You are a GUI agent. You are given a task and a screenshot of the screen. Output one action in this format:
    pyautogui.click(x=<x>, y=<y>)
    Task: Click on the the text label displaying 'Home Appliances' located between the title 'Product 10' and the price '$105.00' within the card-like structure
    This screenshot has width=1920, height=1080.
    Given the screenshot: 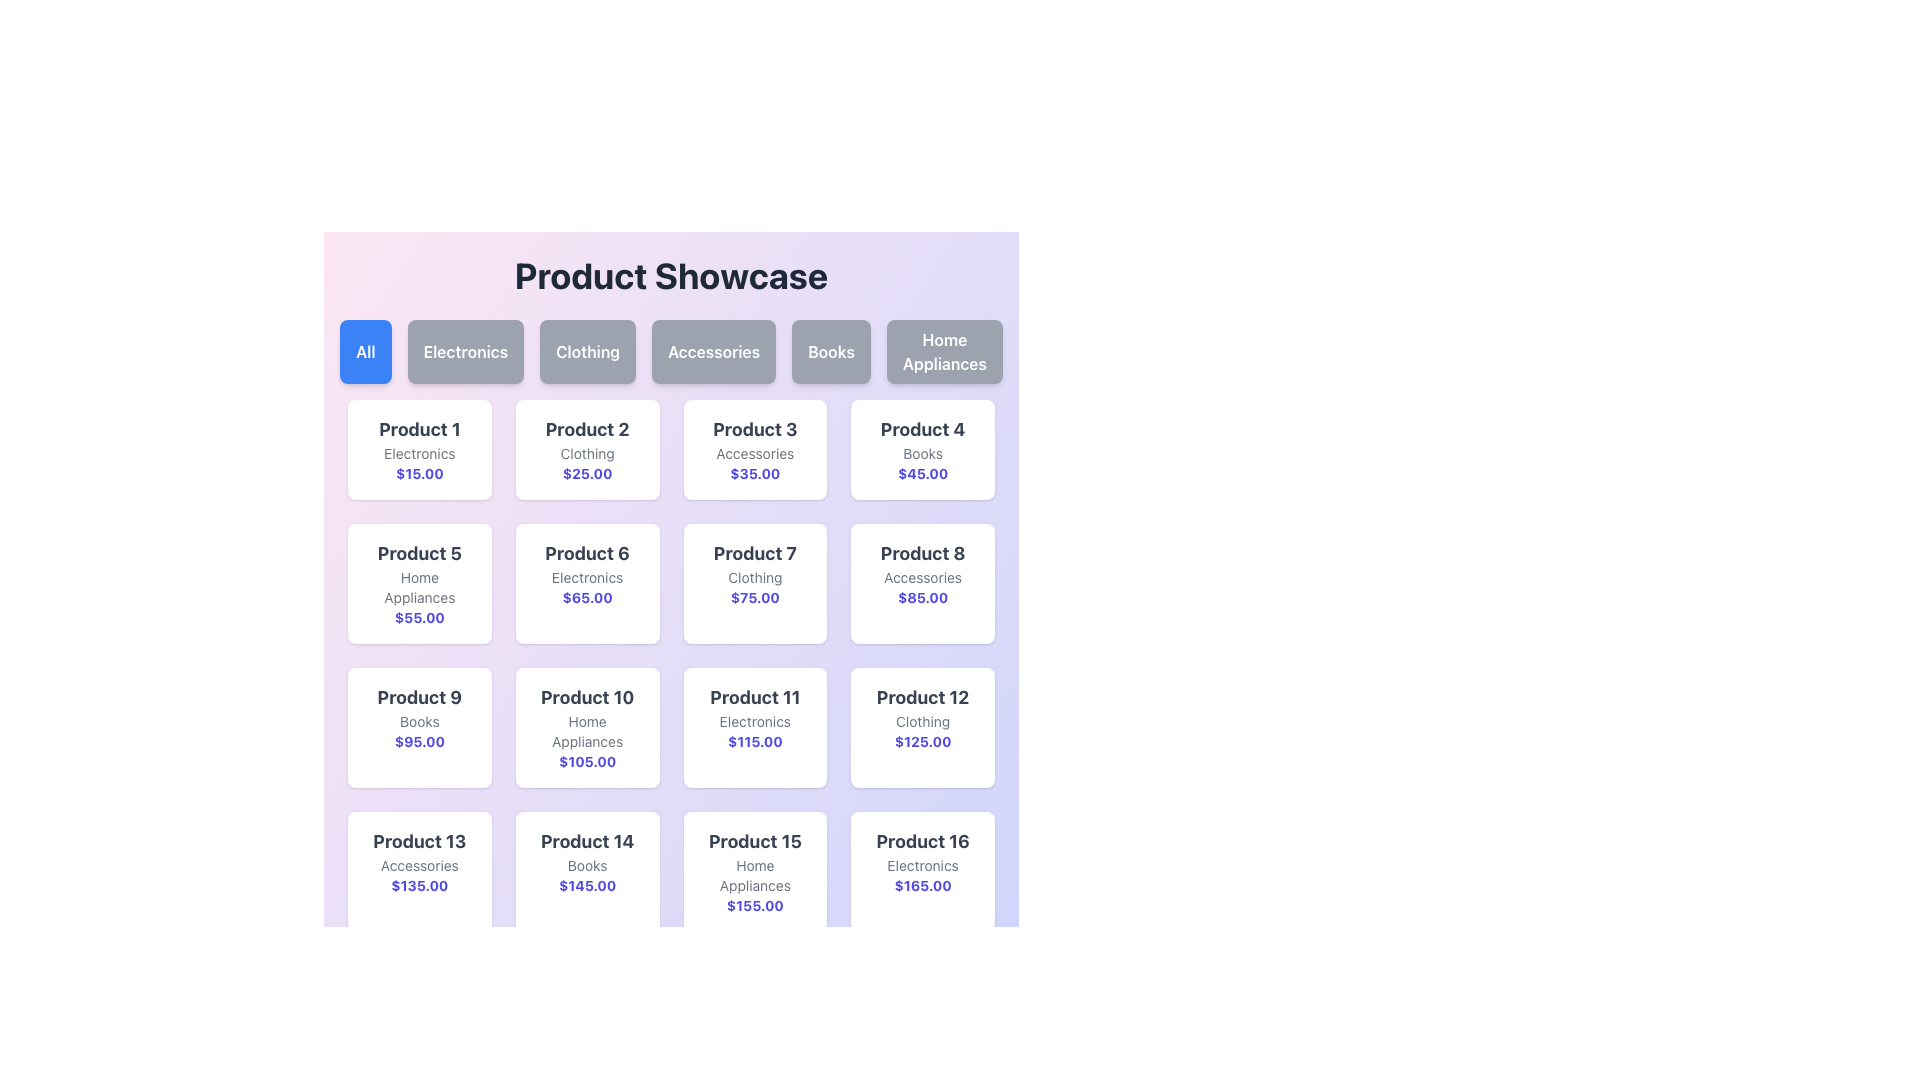 What is the action you would take?
    pyautogui.click(x=586, y=732)
    